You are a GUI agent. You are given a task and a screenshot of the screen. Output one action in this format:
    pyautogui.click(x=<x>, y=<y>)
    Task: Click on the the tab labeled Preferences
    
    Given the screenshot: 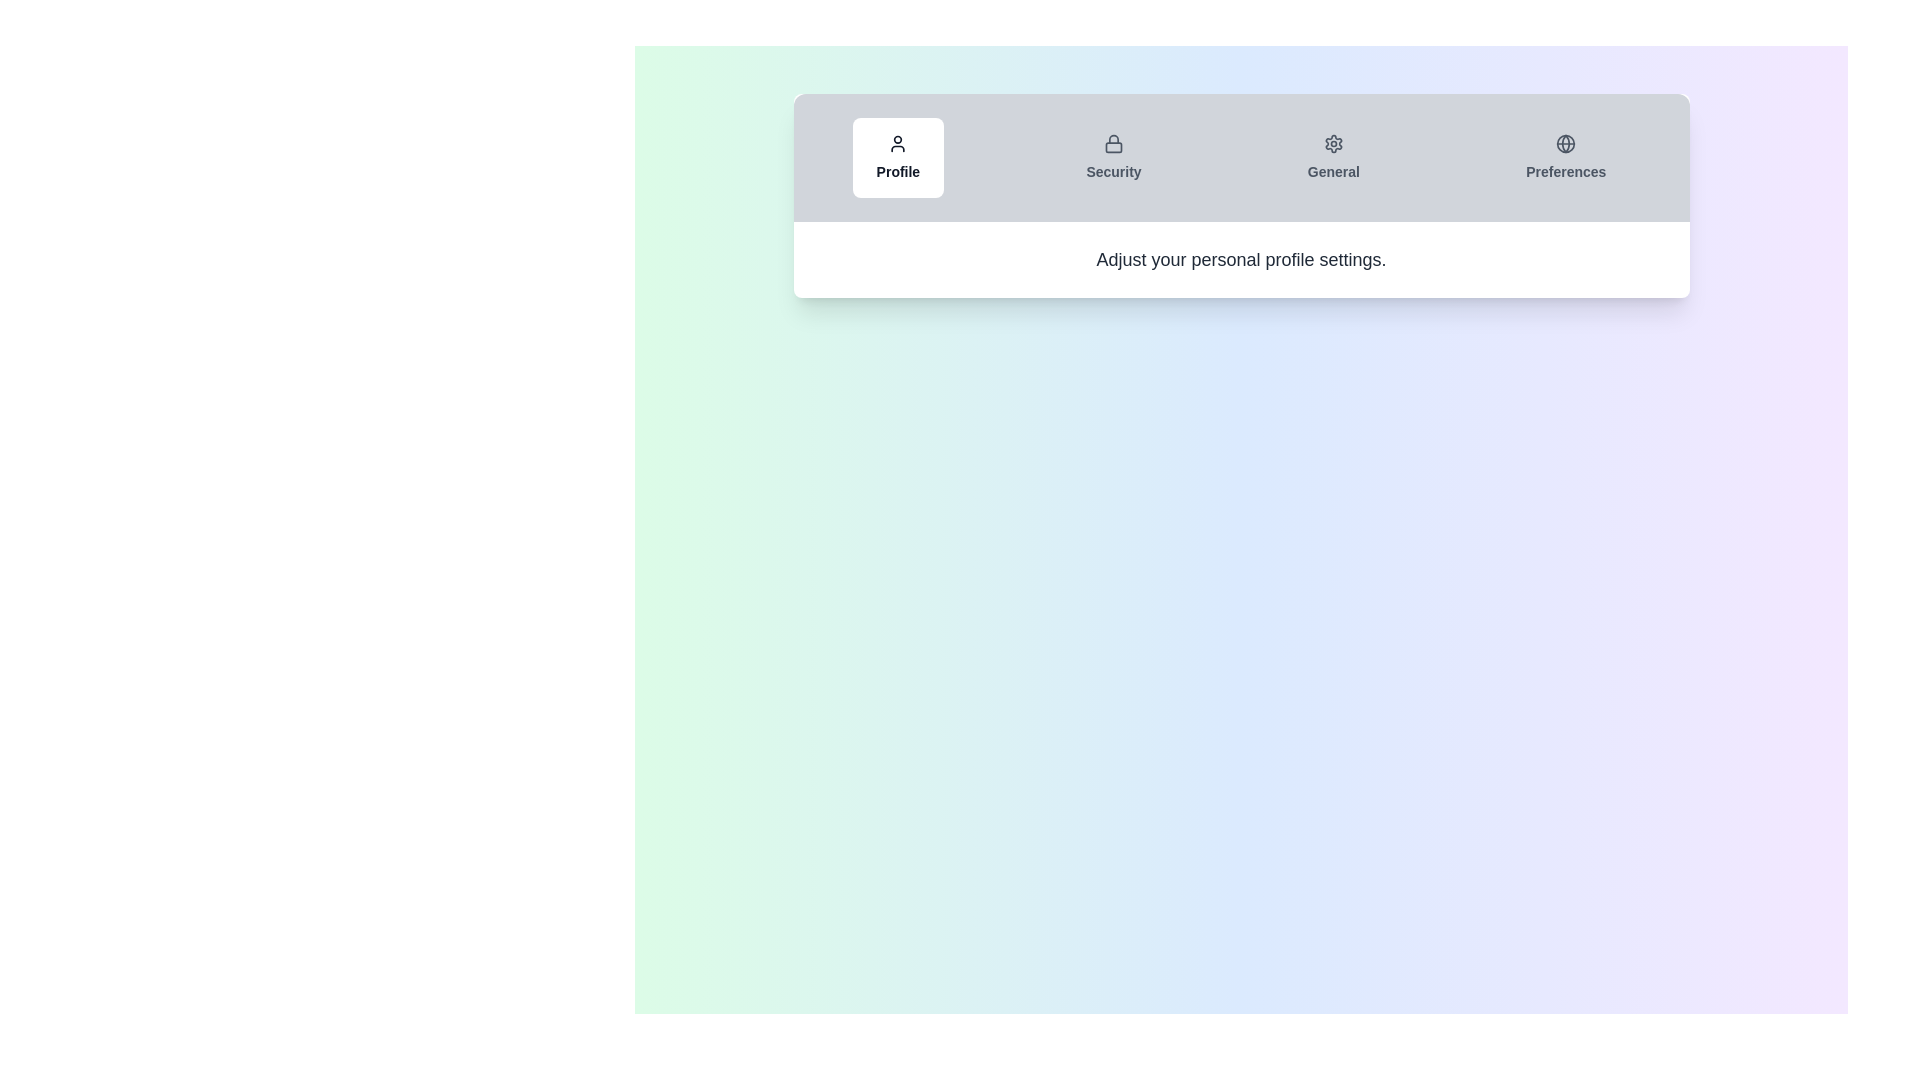 What is the action you would take?
    pyautogui.click(x=1565, y=157)
    